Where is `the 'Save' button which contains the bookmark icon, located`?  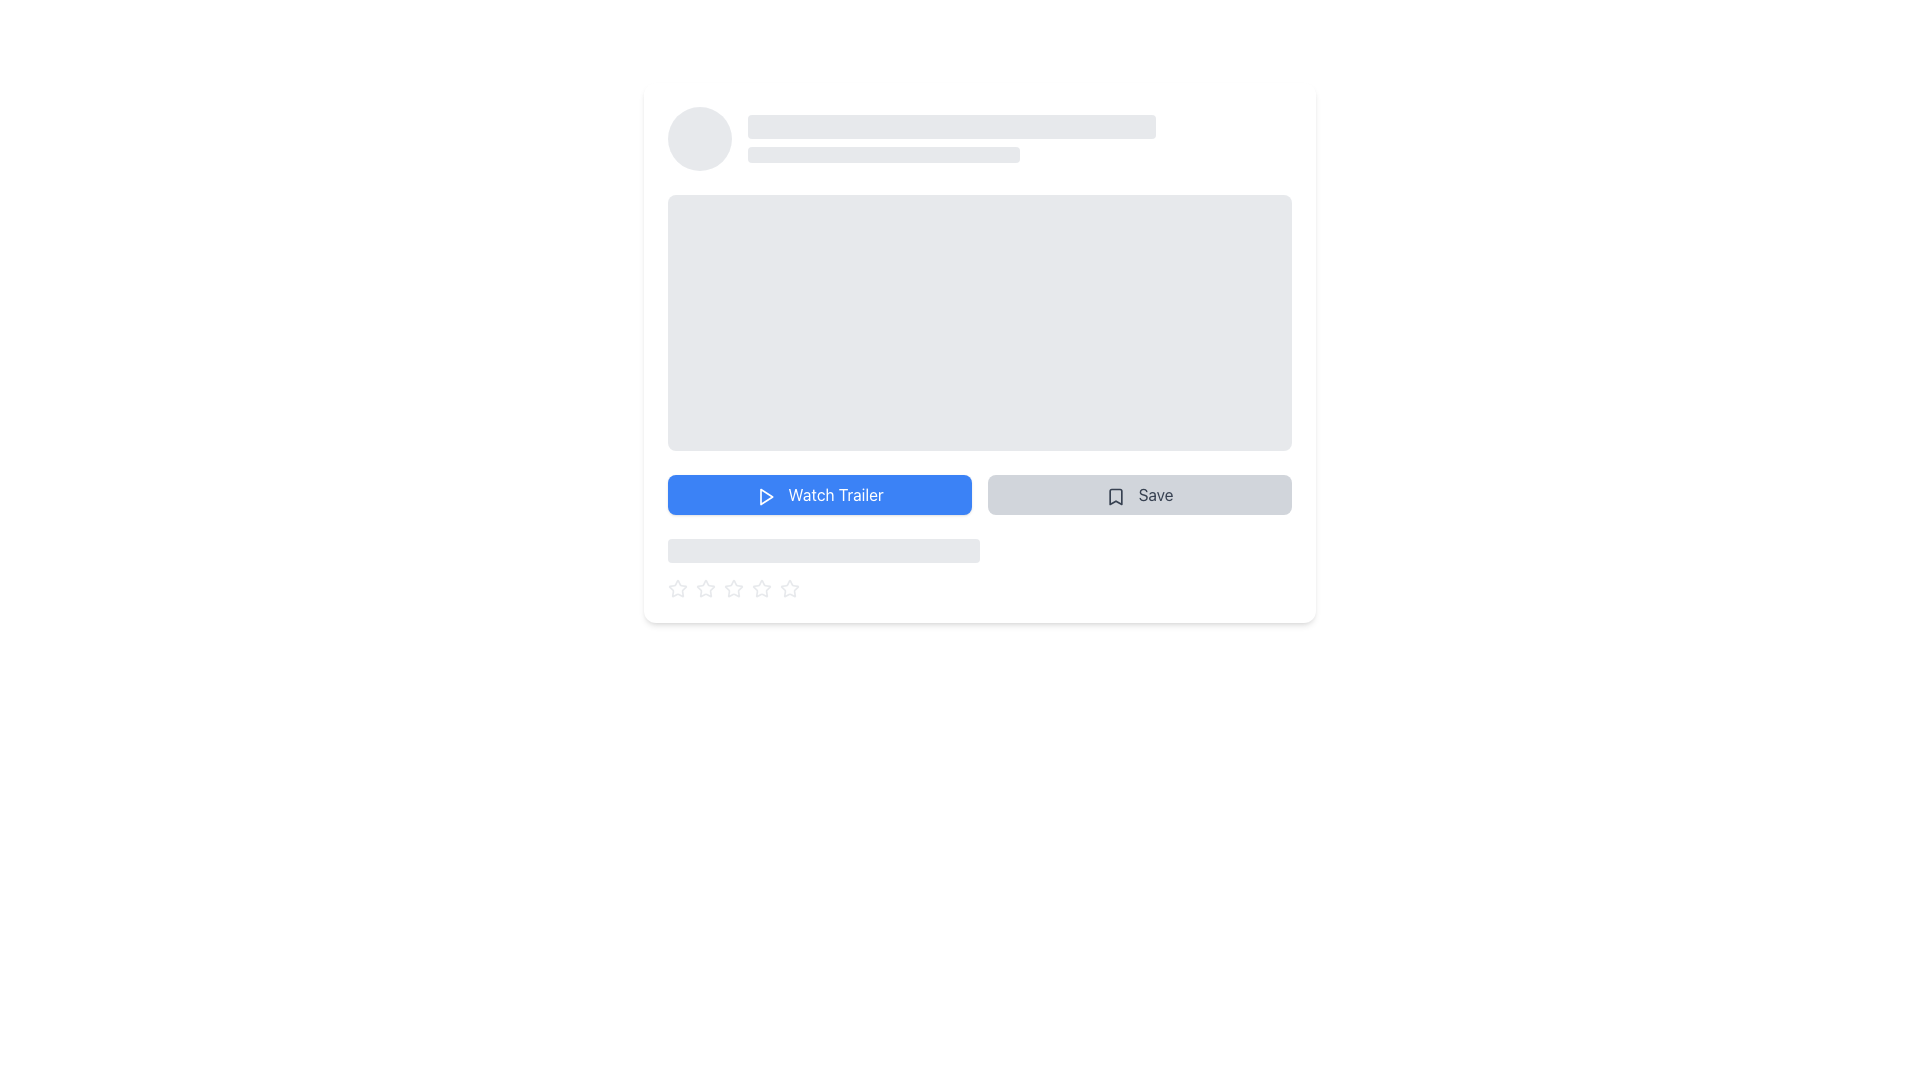
the 'Save' button which contains the bookmark icon, located is located at coordinates (1115, 495).